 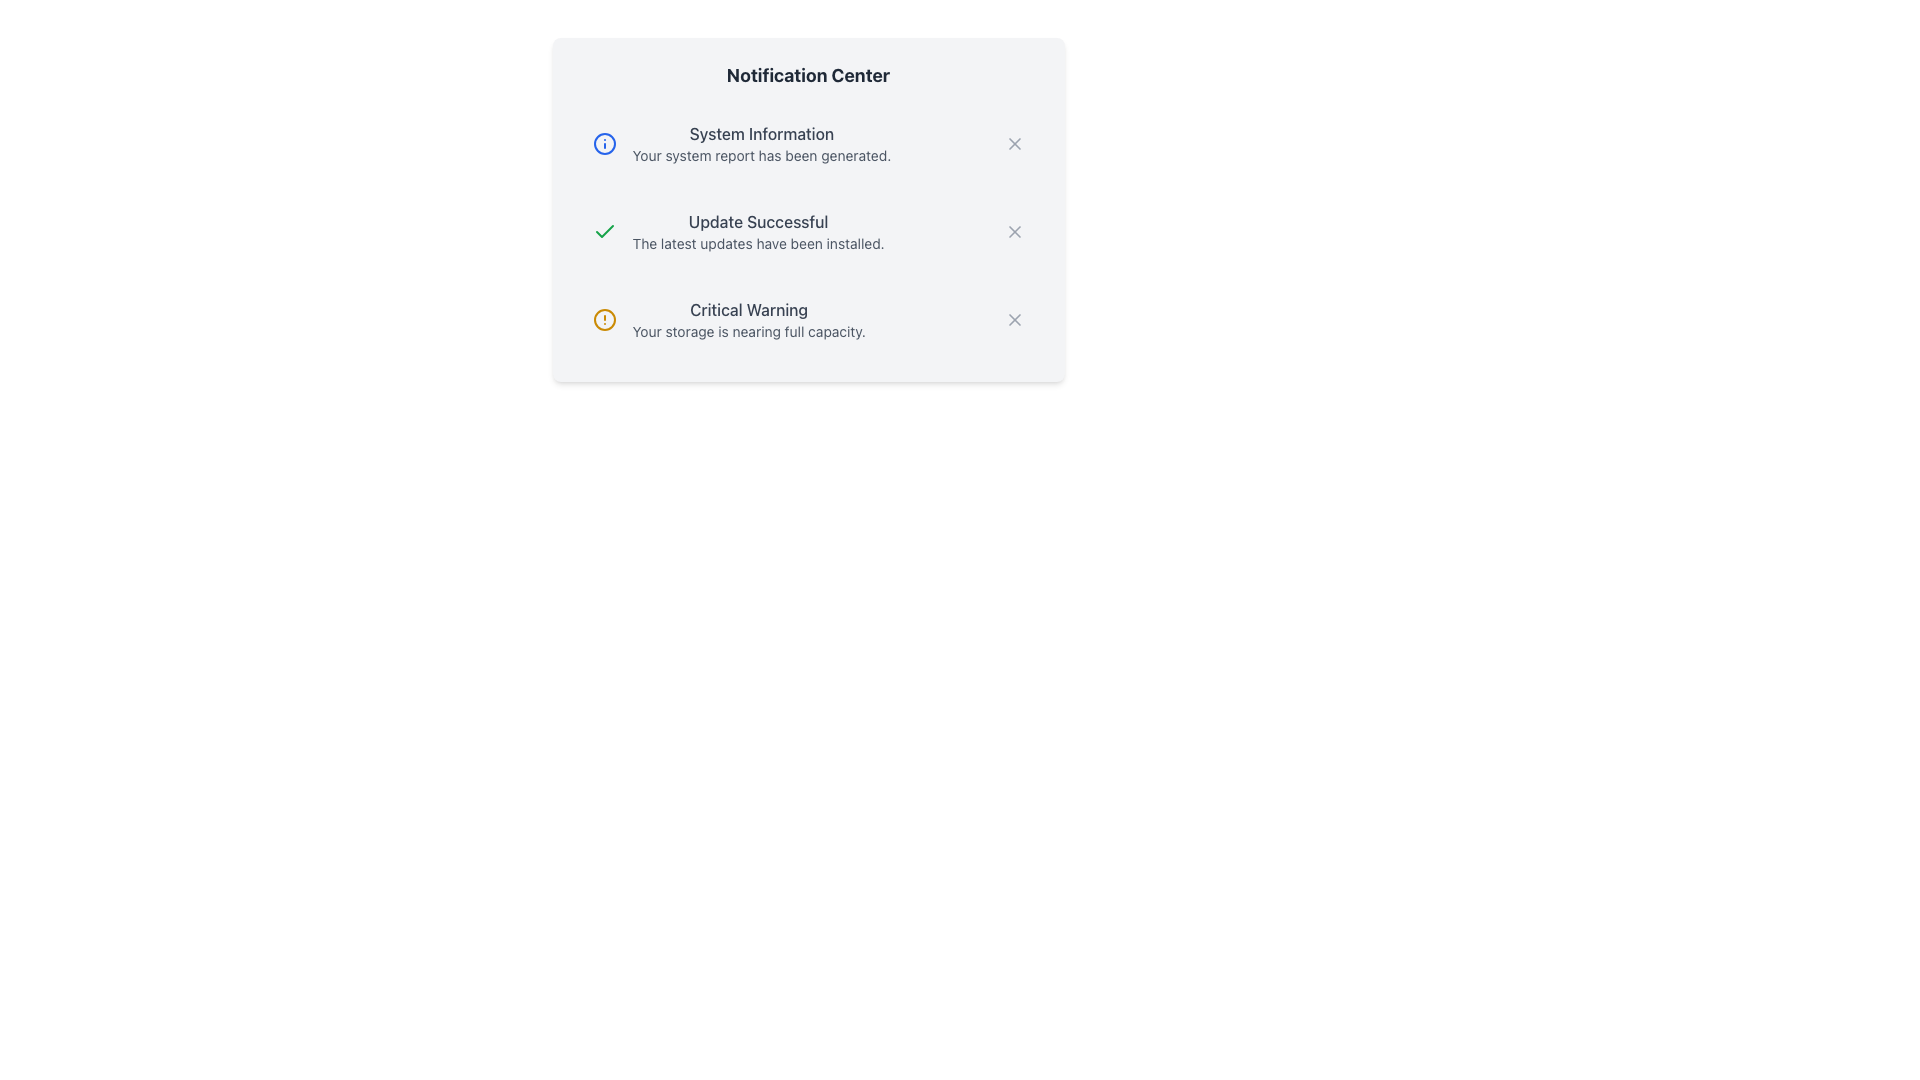 What do you see at coordinates (603, 230) in the screenshot?
I see `the icon indicating the successful update status in the second notification item of the Notification Center, located next to the text 'Update Successful.'` at bounding box center [603, 230].